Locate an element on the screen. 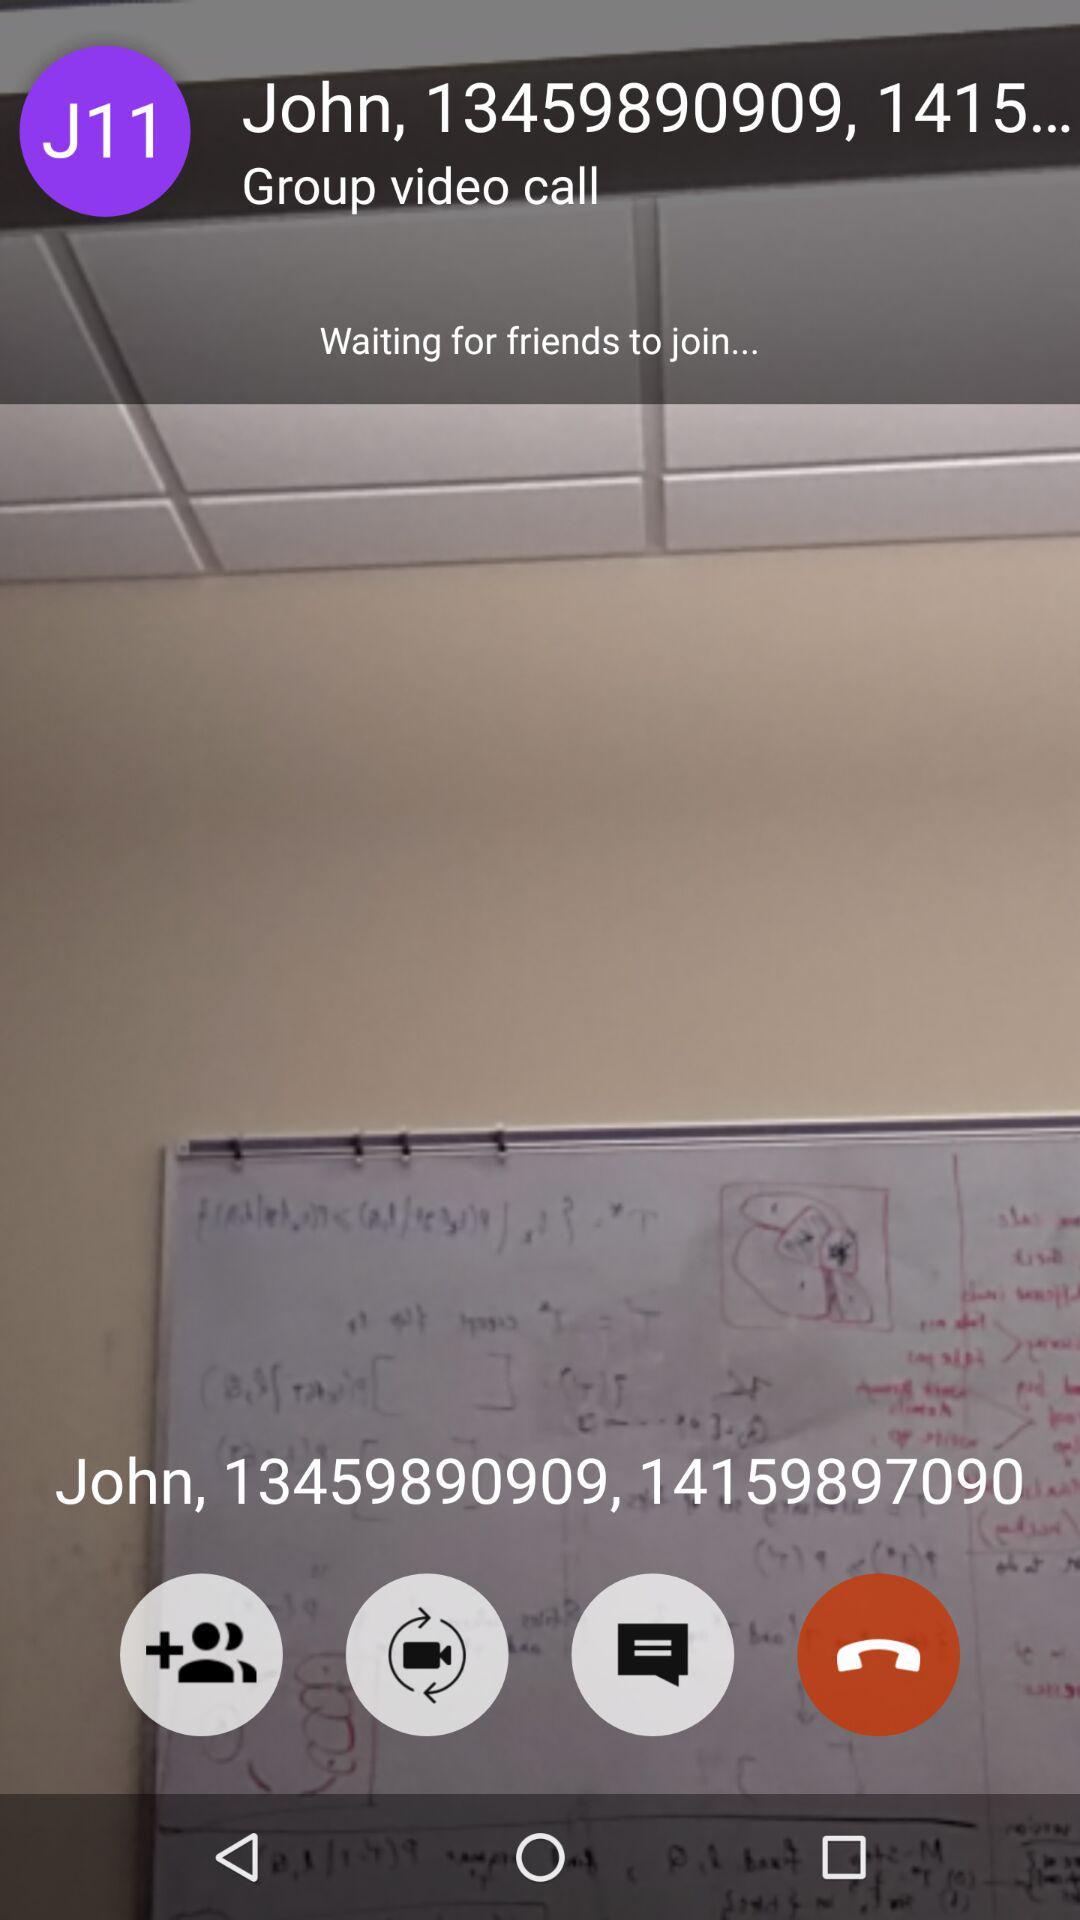  video is located at coordinates (426, 1654).